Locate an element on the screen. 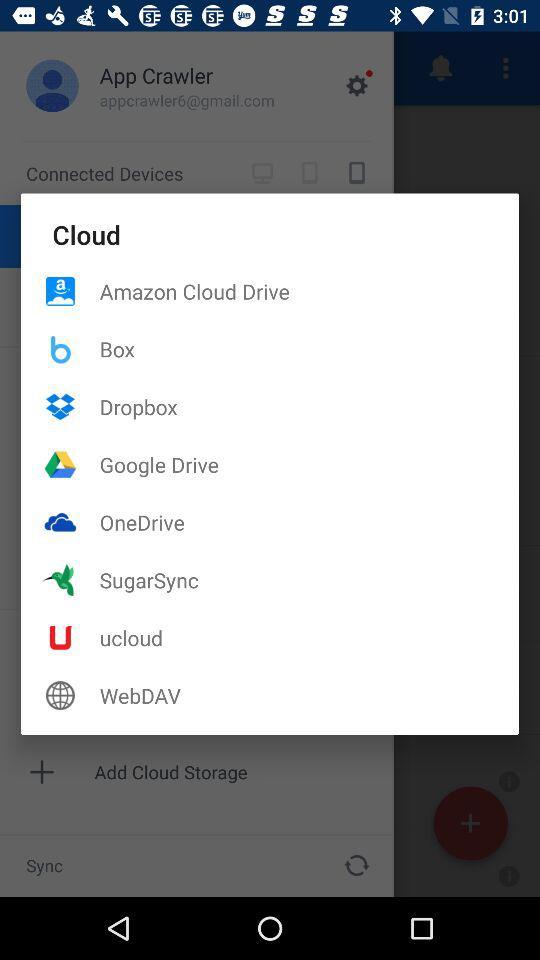  icon below onedrive item is located at coordinates (309, 580).